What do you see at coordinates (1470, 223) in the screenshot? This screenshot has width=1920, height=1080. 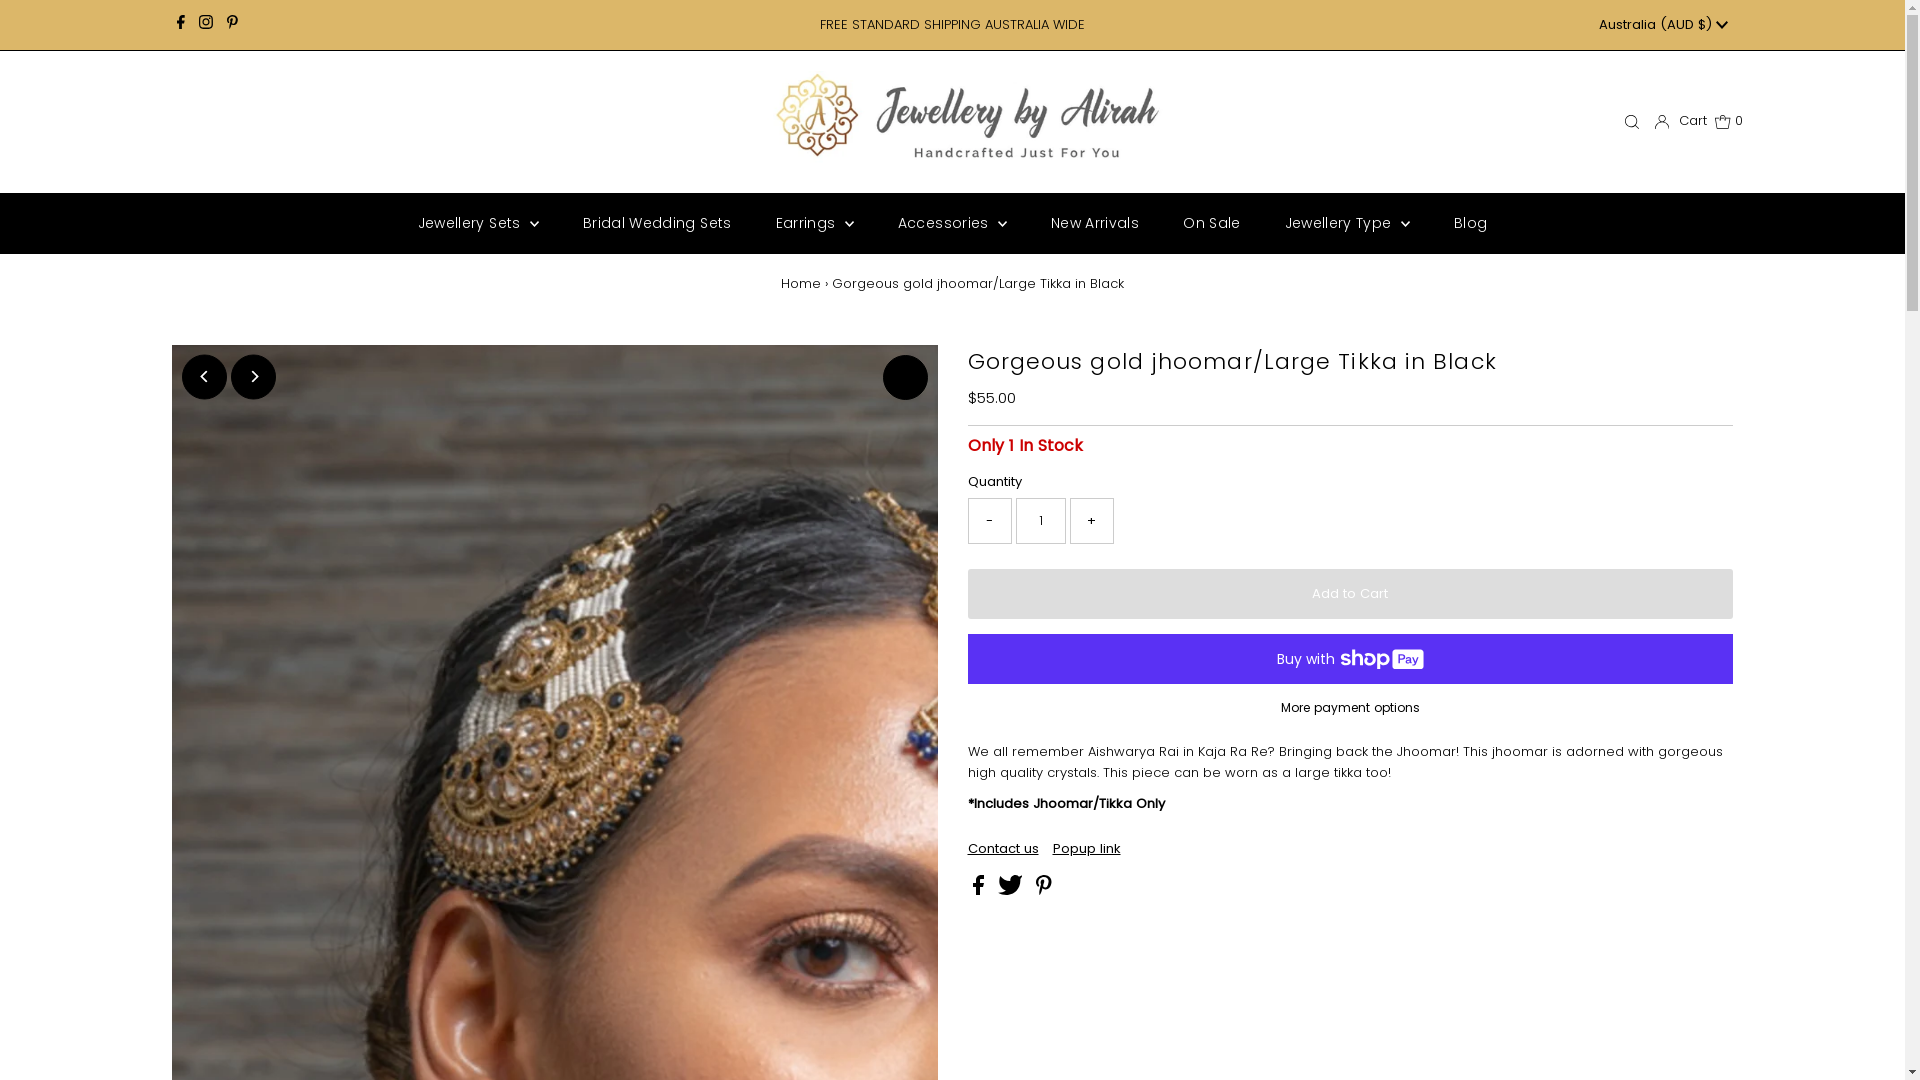 I see `'Blog'` at bounding box center [1470, 223].